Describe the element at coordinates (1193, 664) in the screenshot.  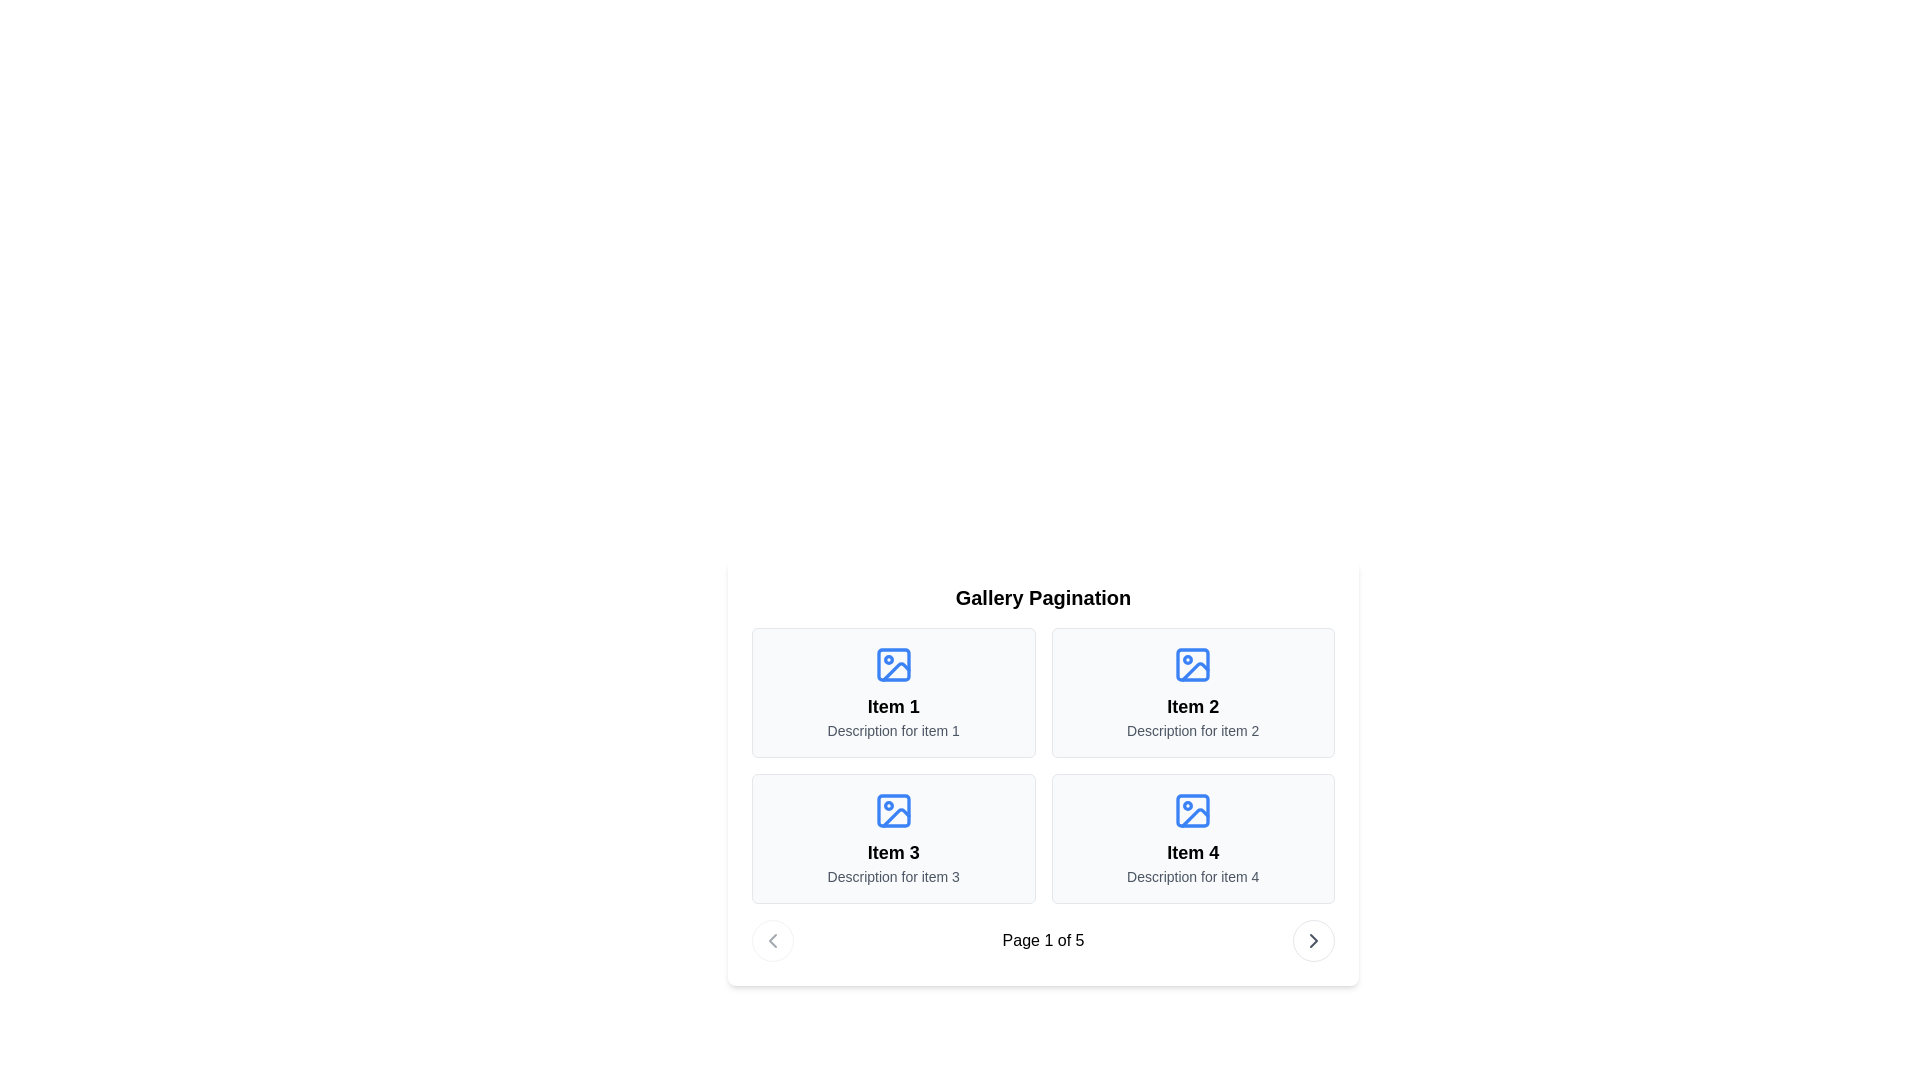
I see `the blue SVG icon depicting a mountain-like shape with a circle, which serves as an image placeholder, located above the 'Item 2' label` at that location.